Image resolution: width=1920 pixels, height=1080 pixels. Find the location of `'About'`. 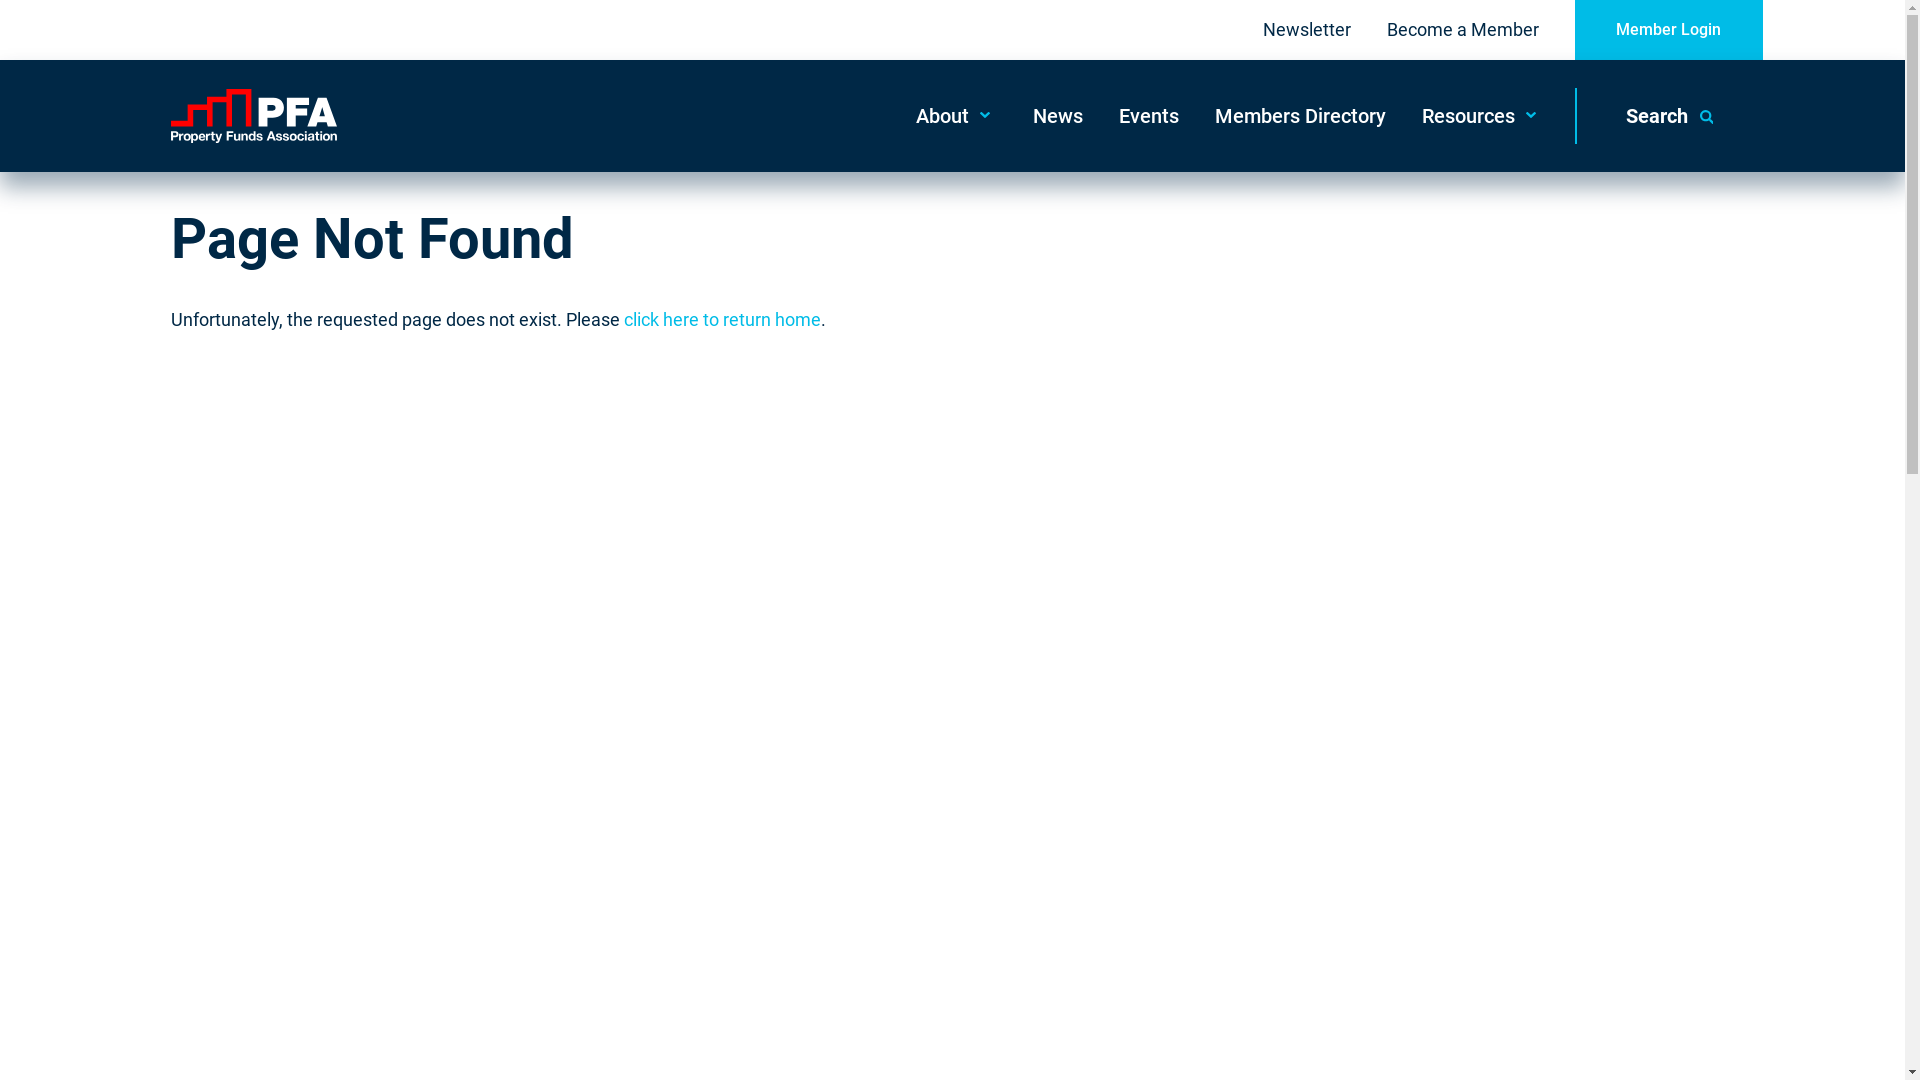

'About' is located at coordinates (896, 115).